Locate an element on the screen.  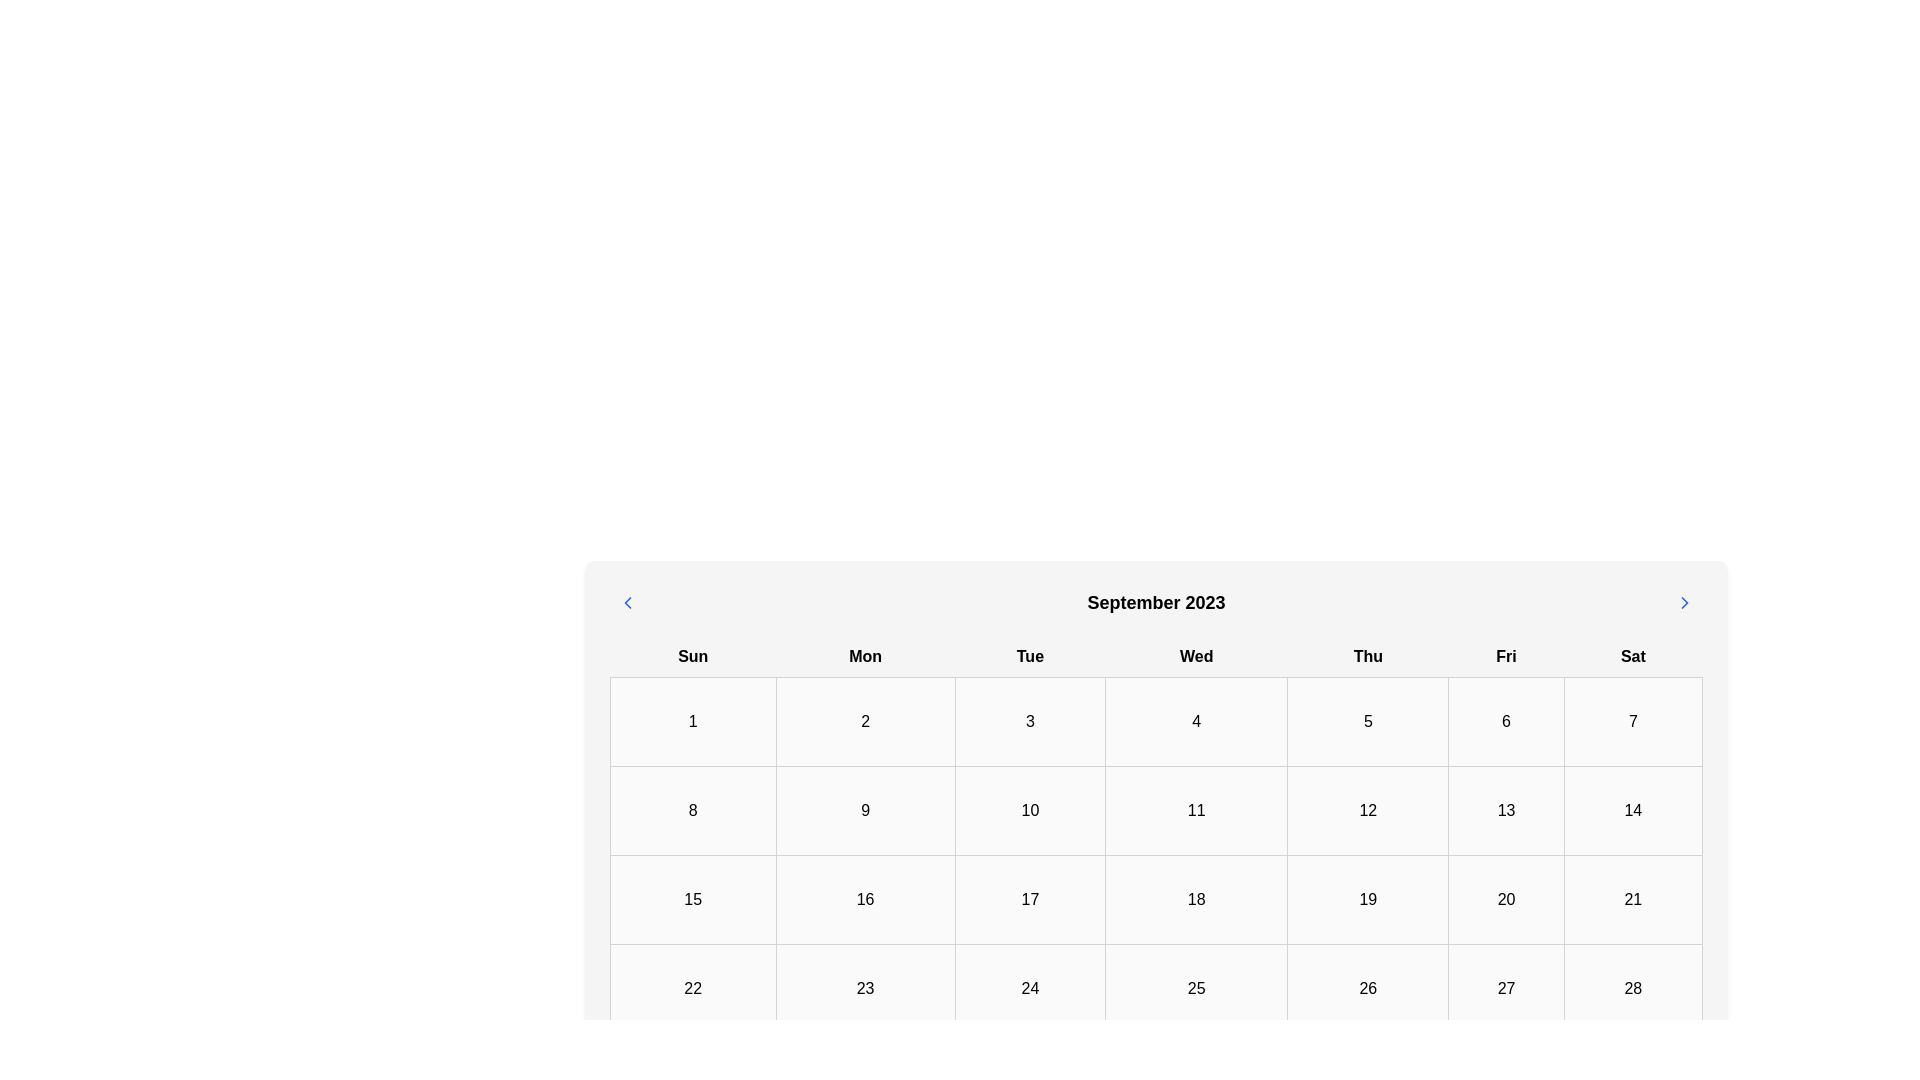
the button displaying the number '14' located in the second row, last column of the calendar grid is located at coordinates (1633, 810).